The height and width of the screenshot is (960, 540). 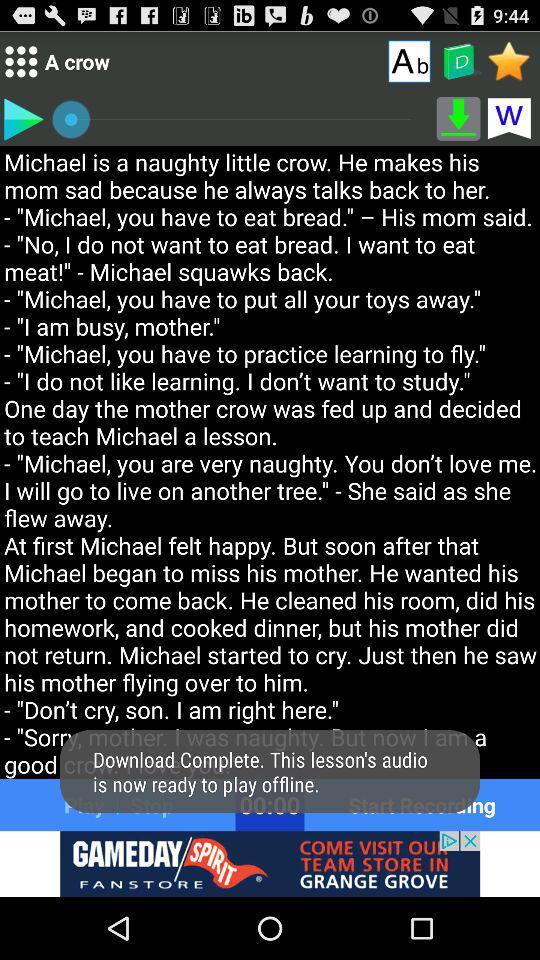 What do you see at coordinates (458, 126) in the screenshot?
I see `the file_download icon` at bounding box center [458, 126].